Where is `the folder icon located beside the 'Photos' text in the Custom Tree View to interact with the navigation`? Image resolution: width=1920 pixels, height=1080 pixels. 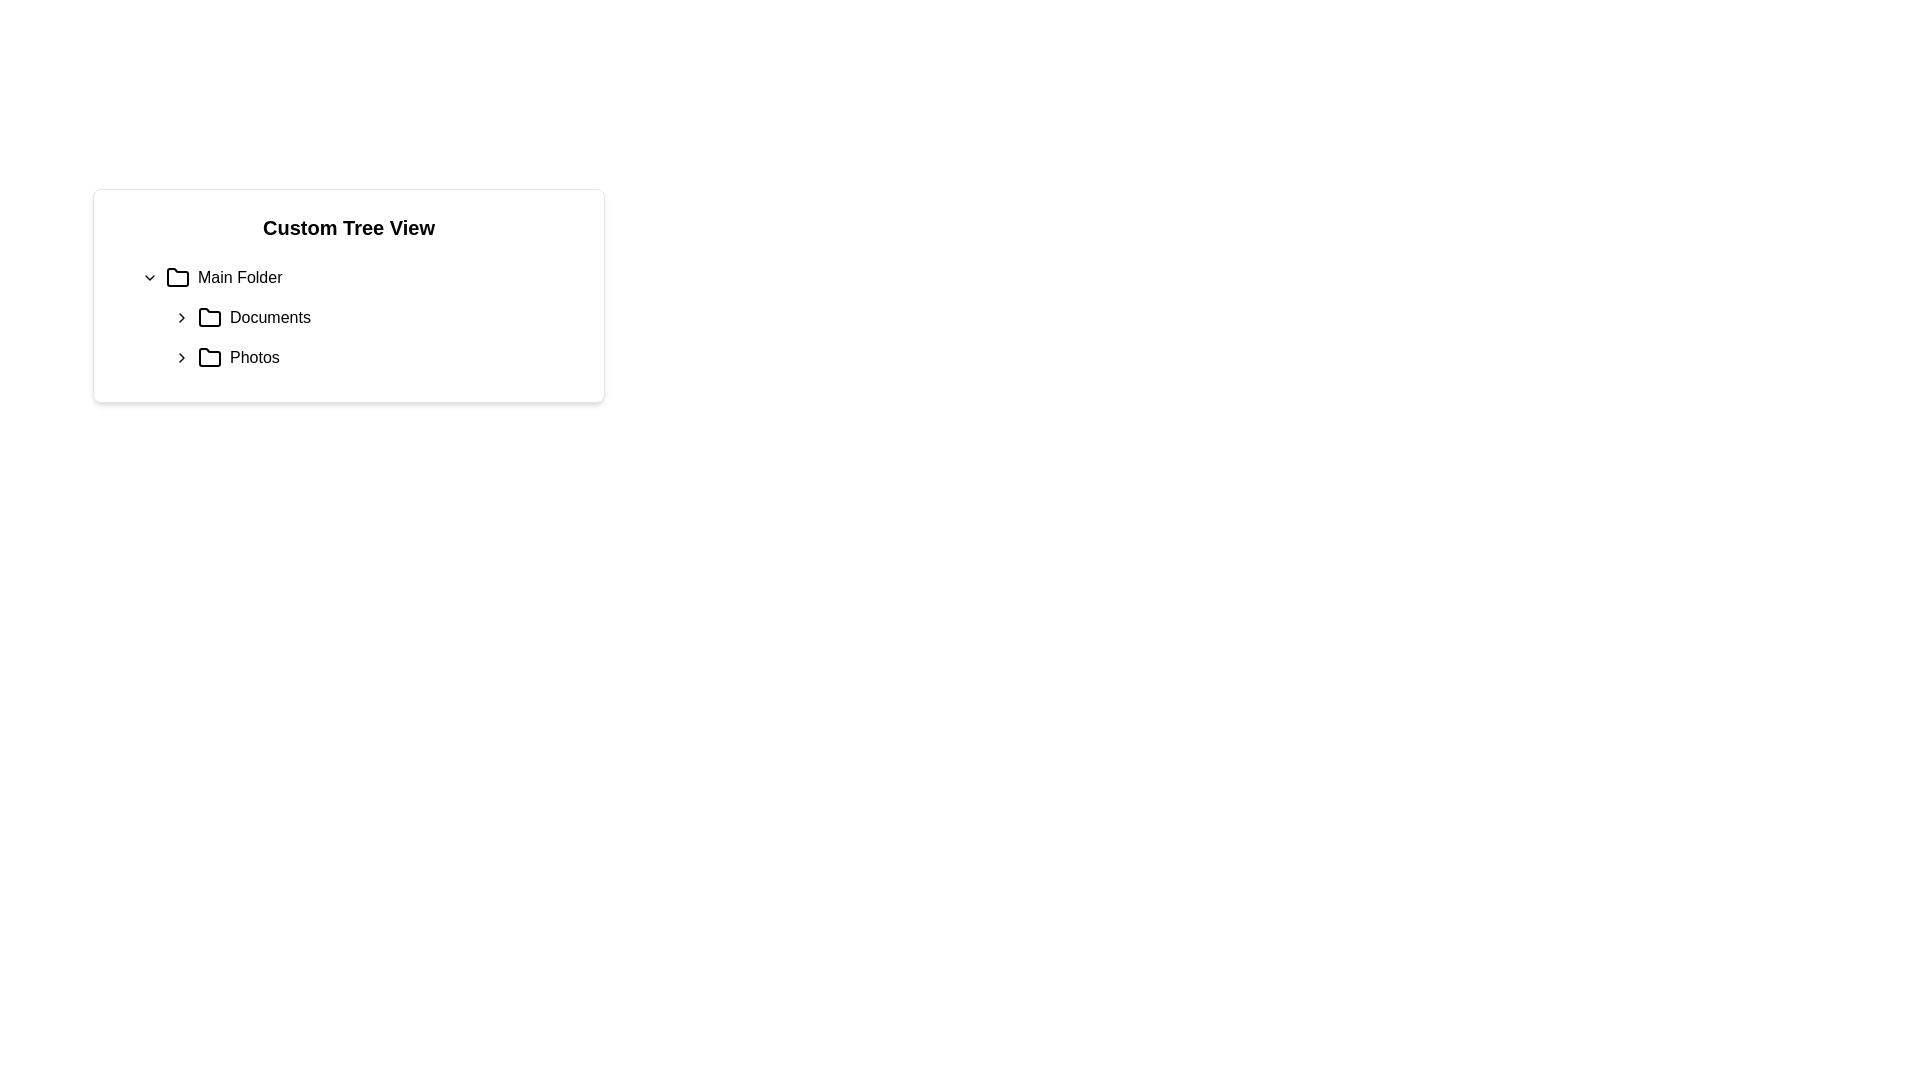
the folder icon located beside the 'Photos' text in the Custom Tree View to interact with the navigation is located at coordinates (210, 357).